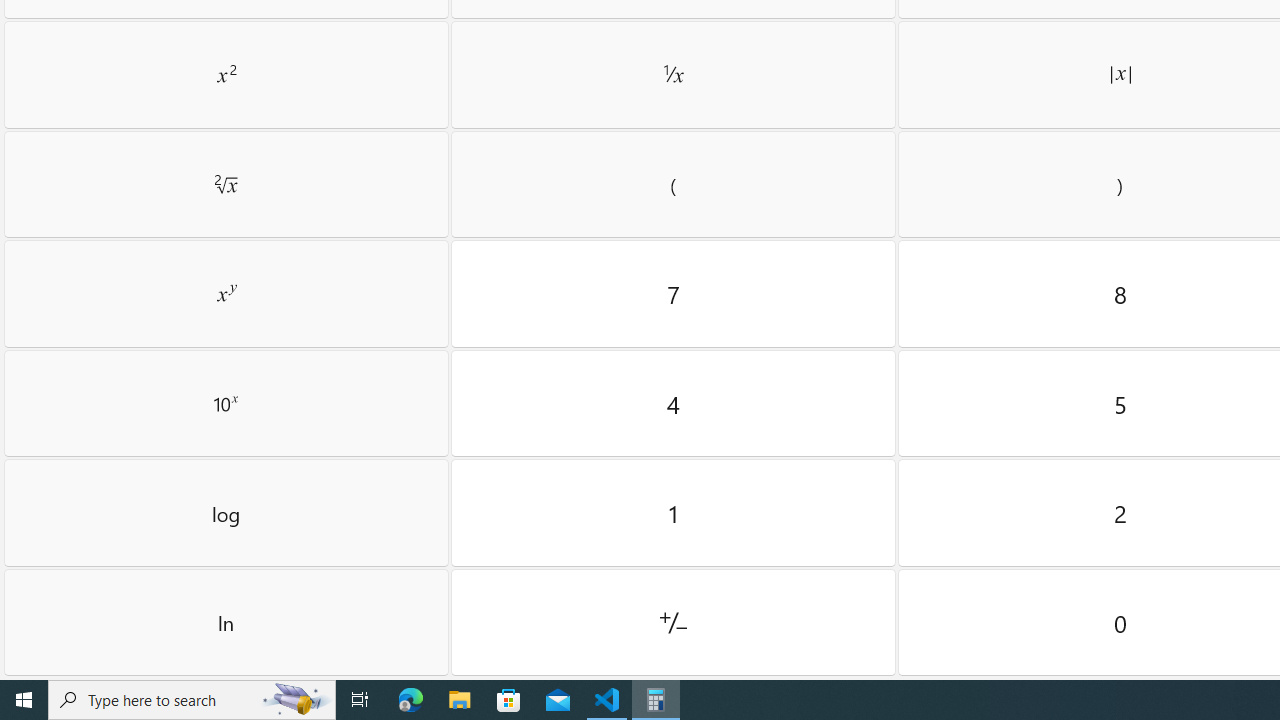 Image resolution: width=1280 pixels, height=720 pixels. What do you see at coordinates (606, 698) in the screenshot?
I see `'Visual Studio Code - 1 running window'` at bounding box center [606, 698].